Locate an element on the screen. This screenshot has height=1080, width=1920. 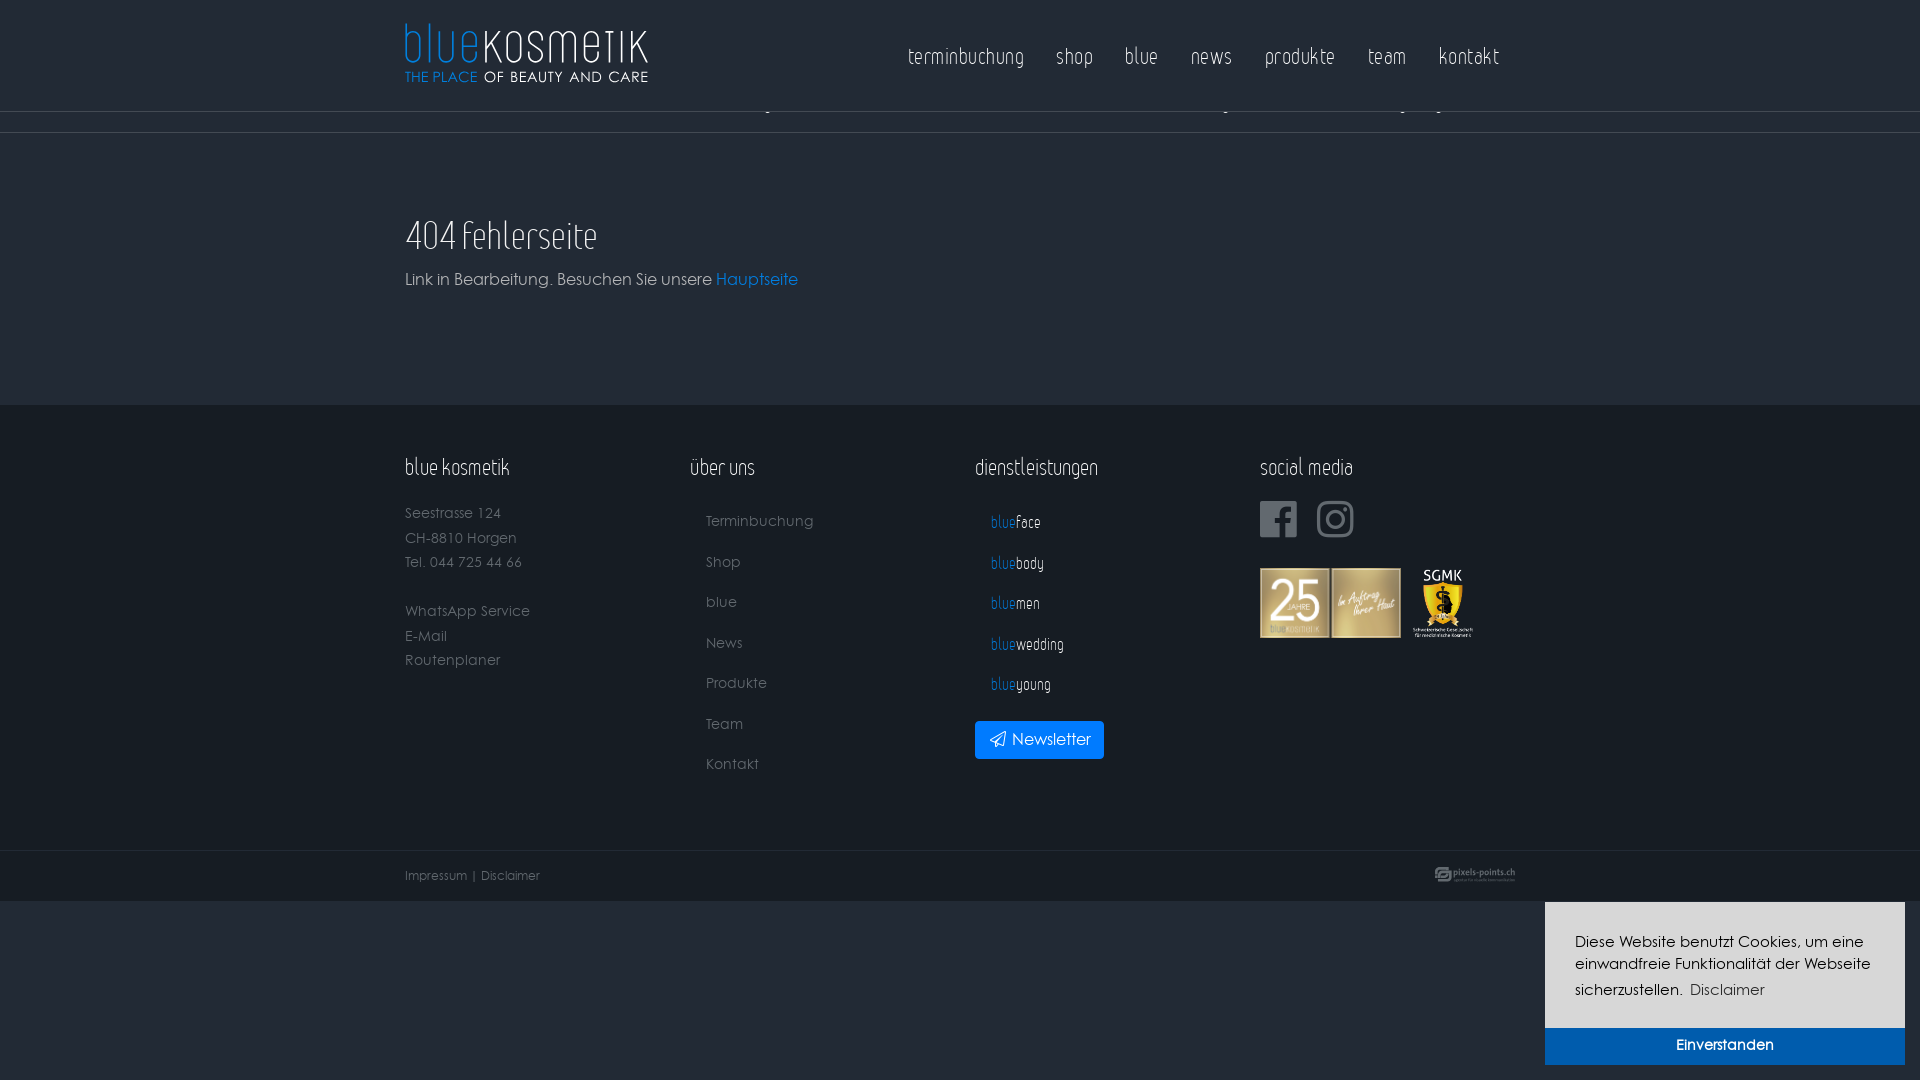
'produkte' is located at coordinates (1300, 55).